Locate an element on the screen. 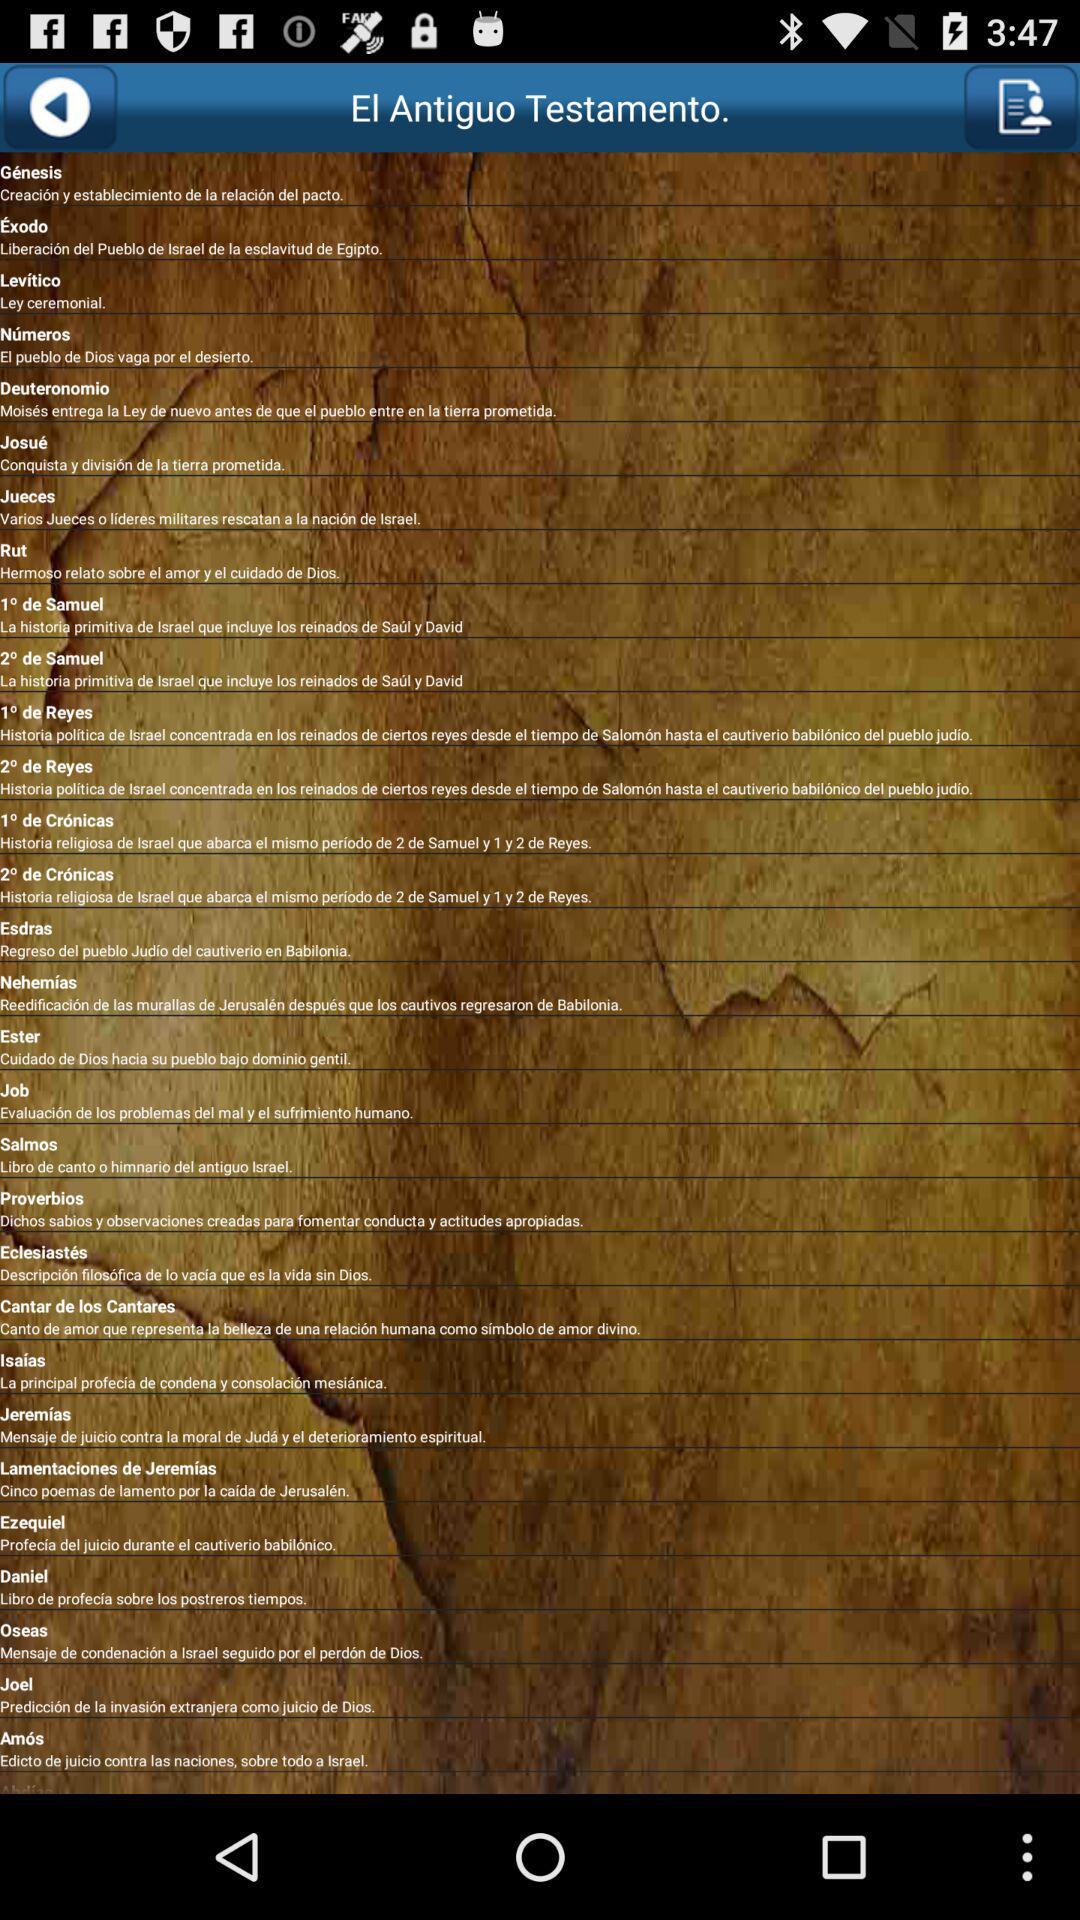 This screenshot has height=1920, width=1080. the cinco poemas de item is located at coordinates (540, 1490).